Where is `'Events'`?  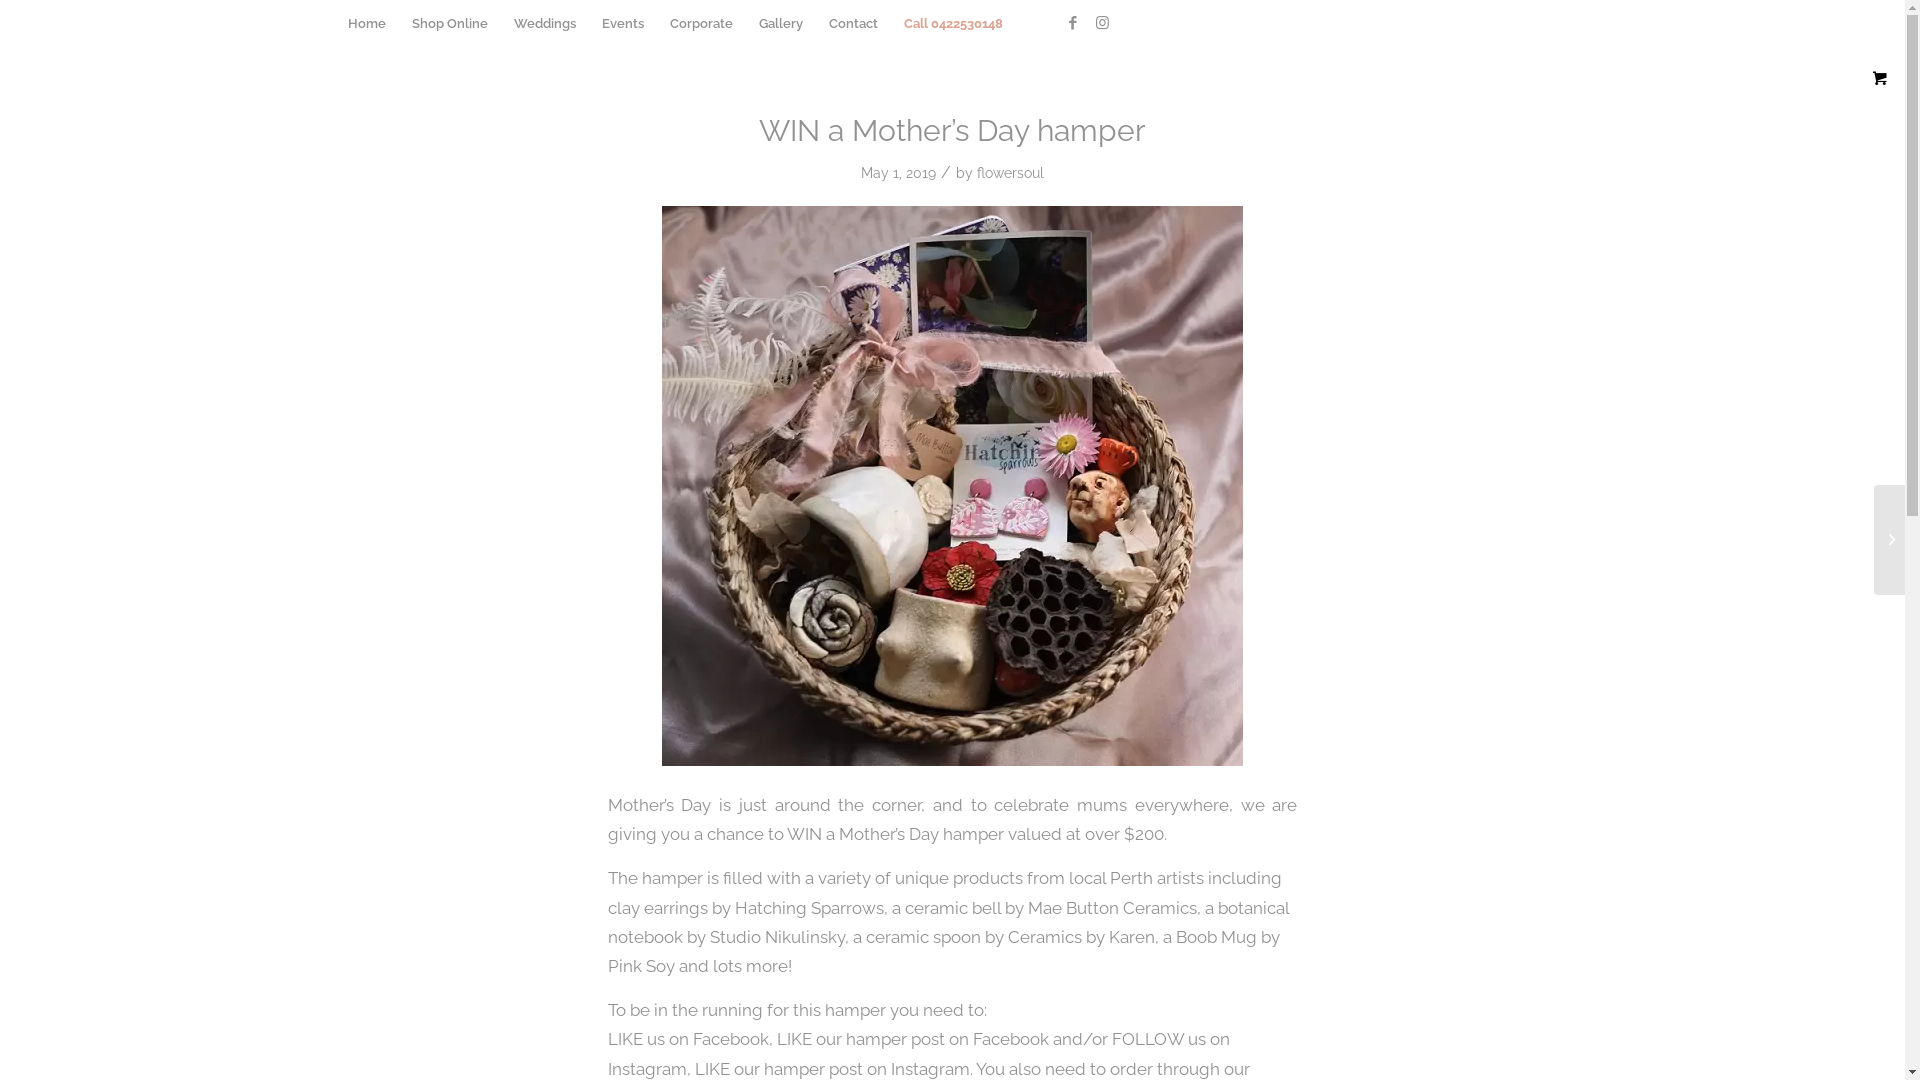 'Events' is located at coordinates (621, 23).